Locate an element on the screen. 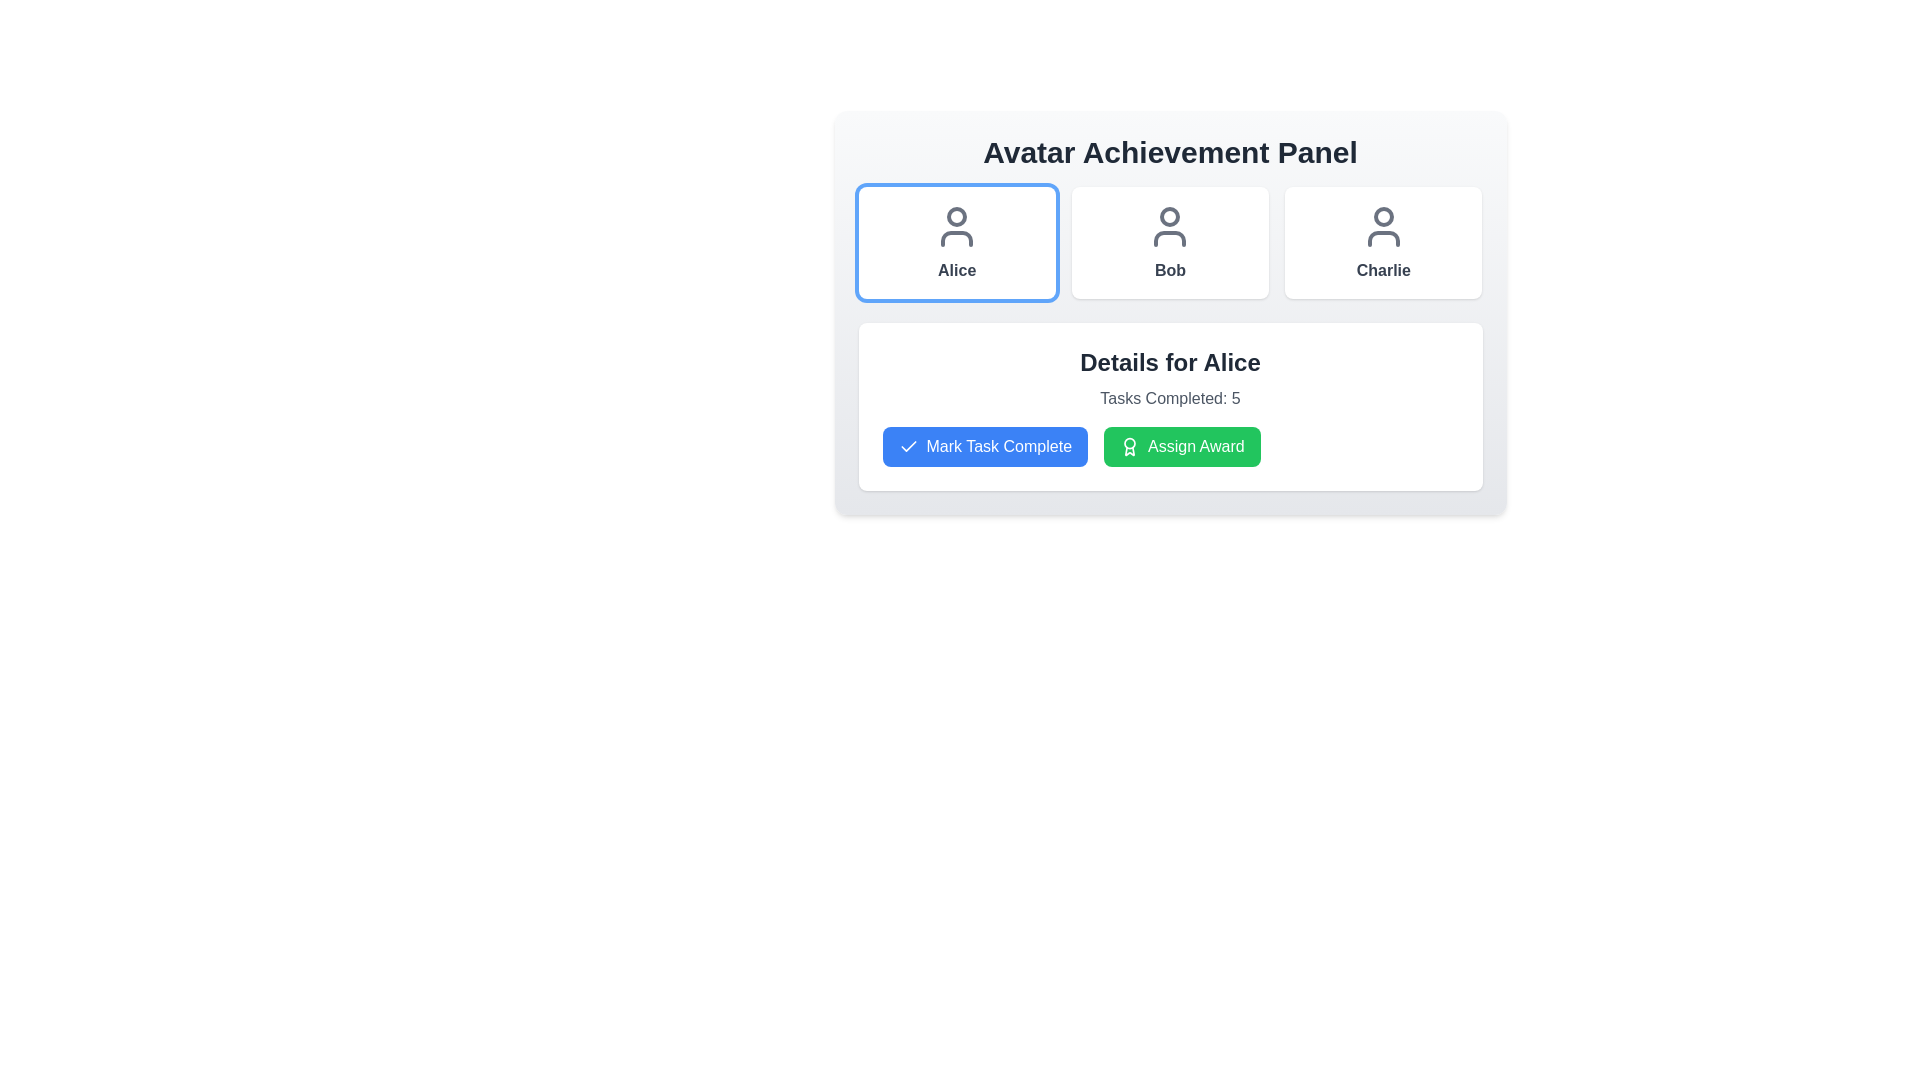 Image resolution: width=1920 pixels, height=1080 pixels. the lower section of the avatar icon representing the user 'Alice', which is part of an SVG image situated within the user's card is located at coordinates (956, 238).